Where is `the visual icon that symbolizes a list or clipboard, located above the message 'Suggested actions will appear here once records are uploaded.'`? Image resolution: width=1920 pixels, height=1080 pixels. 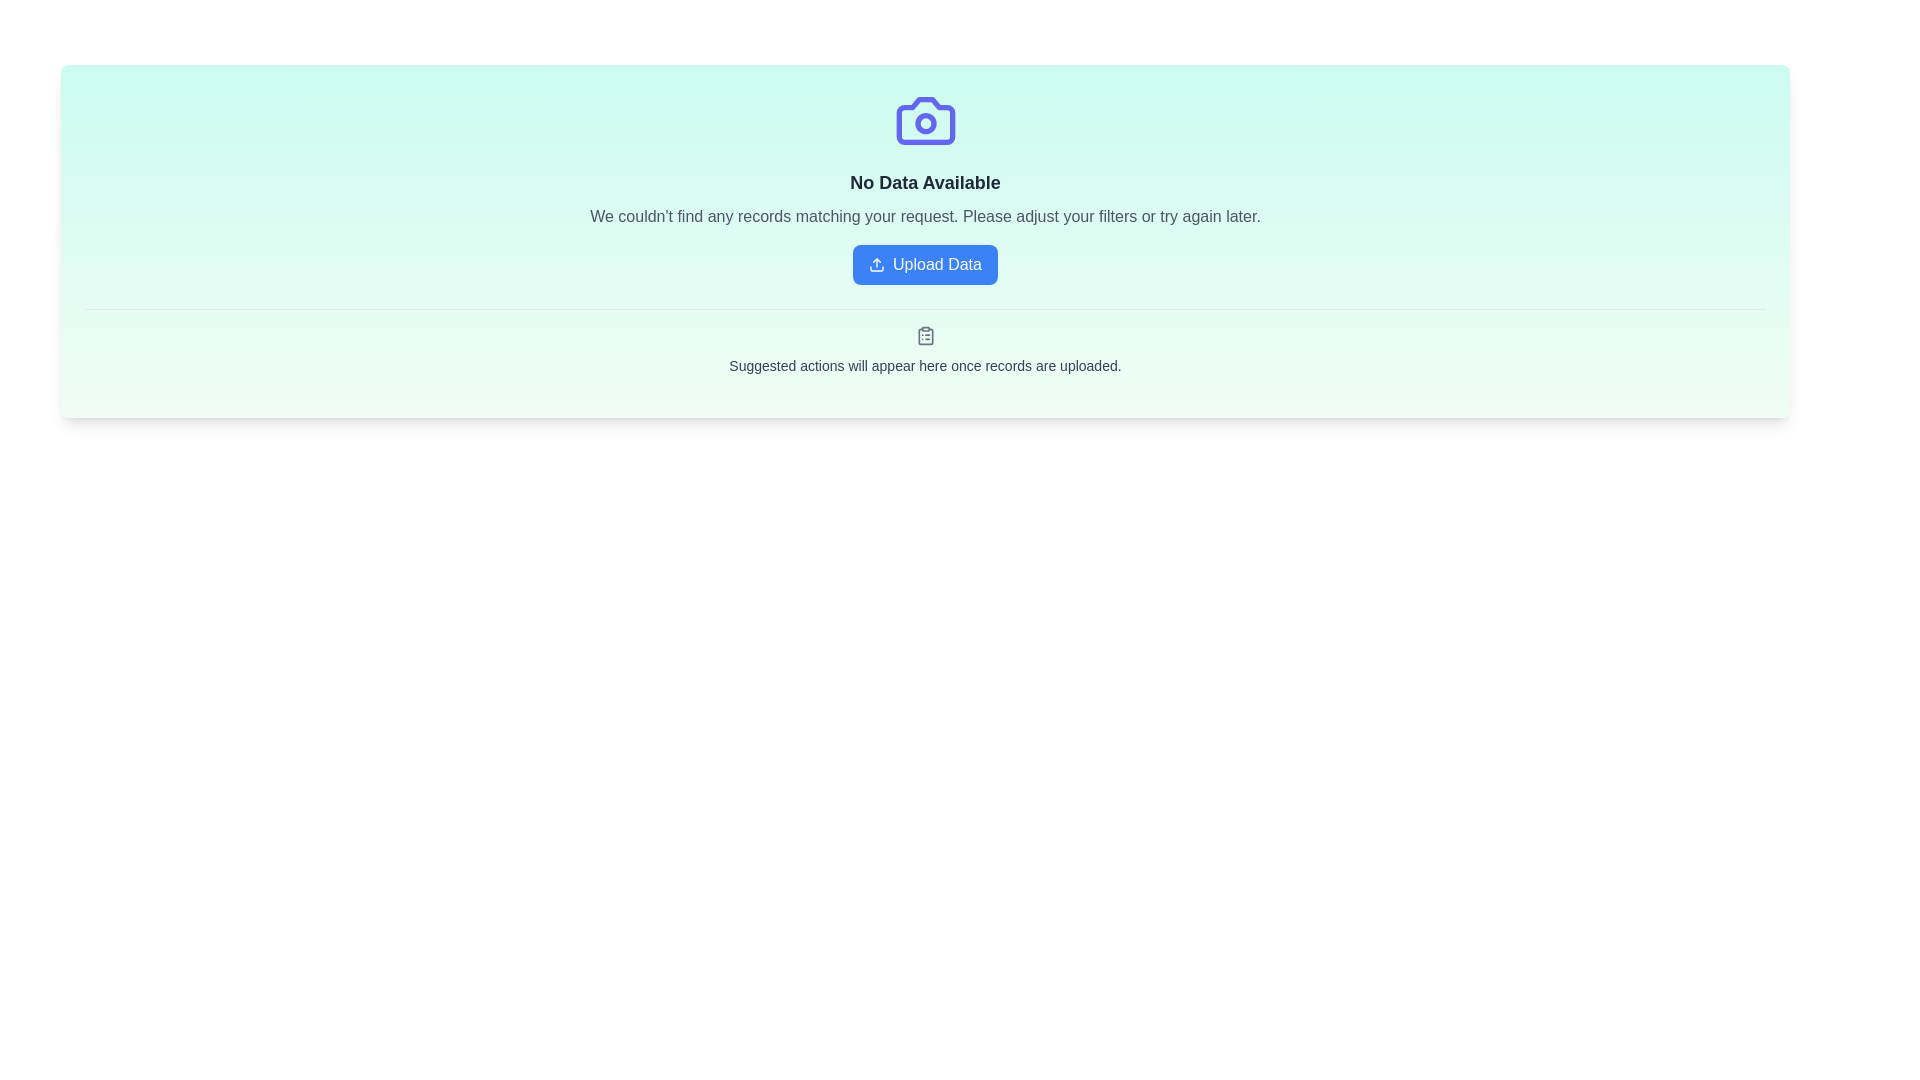
the visual icon that symbolizes a list or clipboard, located above the message 'Suggested actions will appear here once records are uploaded.' is located at coordinates (924, 334).